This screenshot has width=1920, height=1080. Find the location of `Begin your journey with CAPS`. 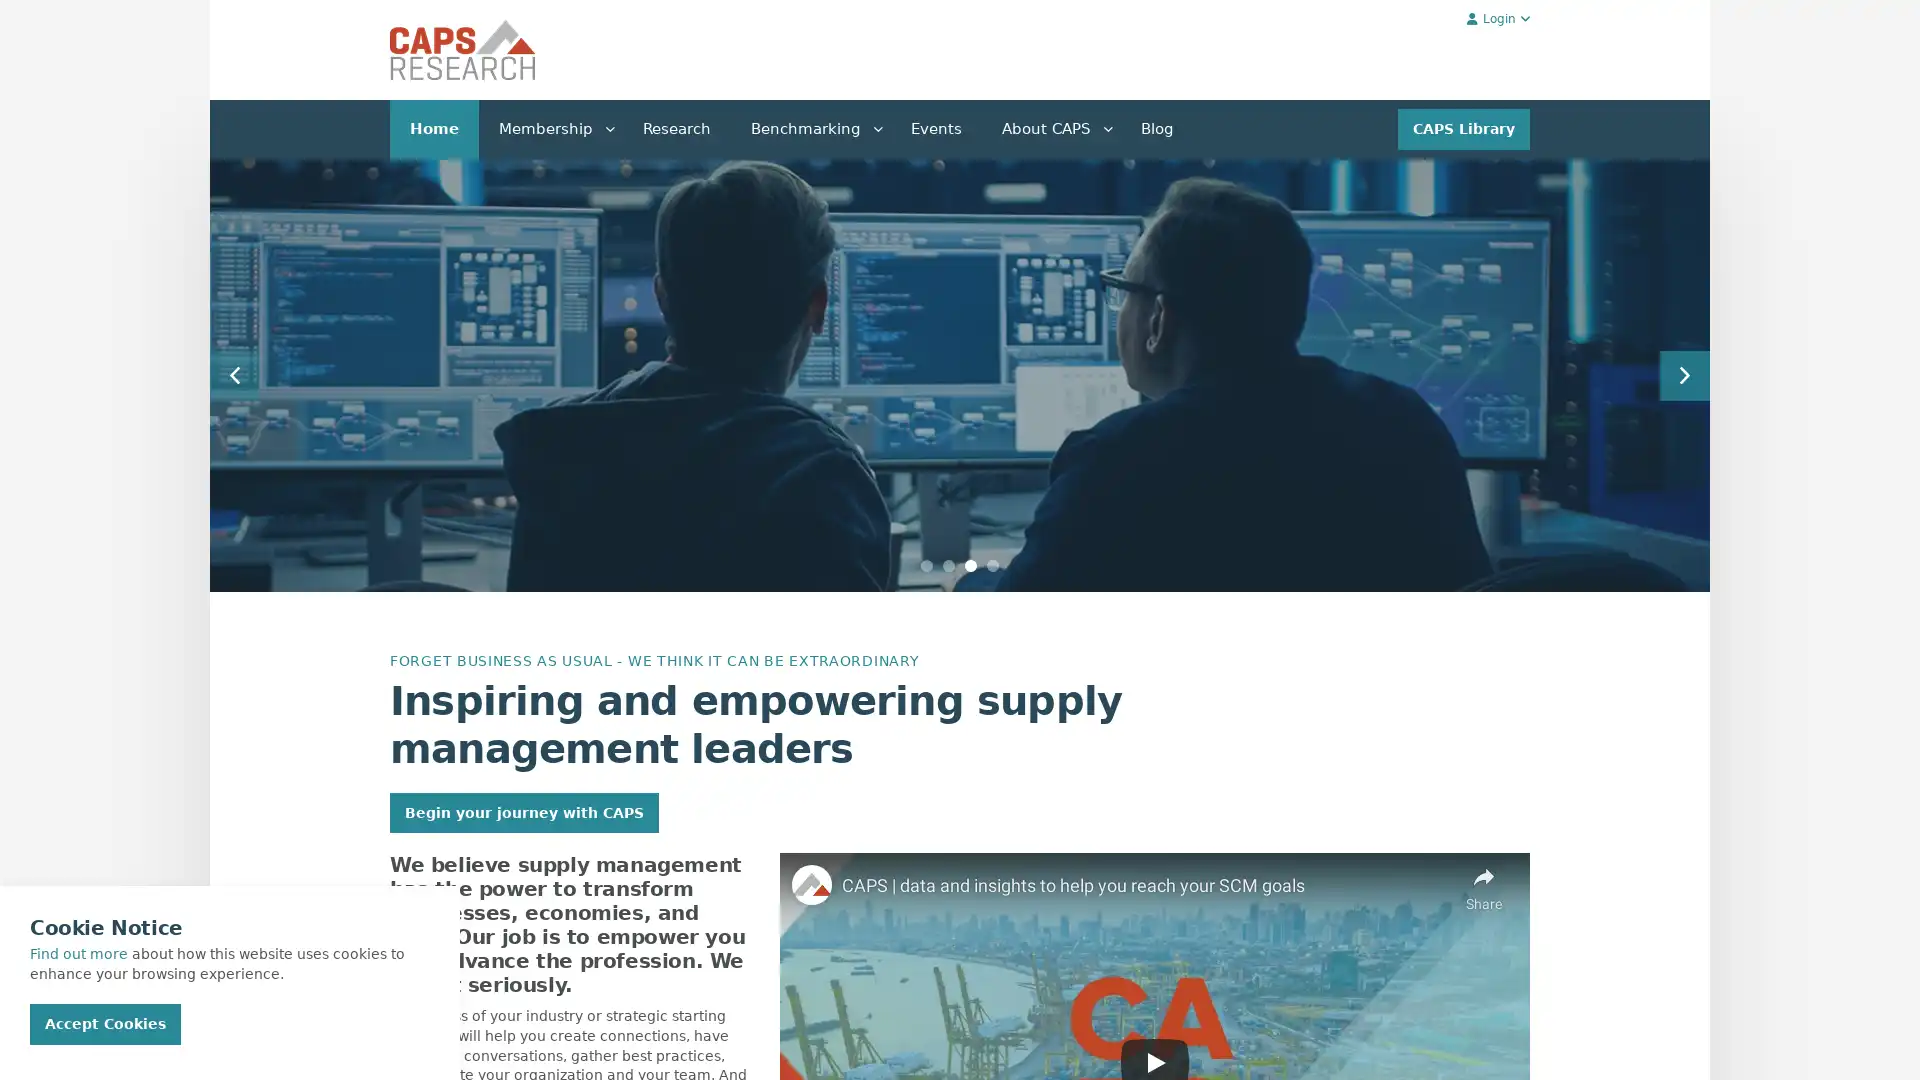

Begin your journey with CAPS is located at coordinates (524, 812).